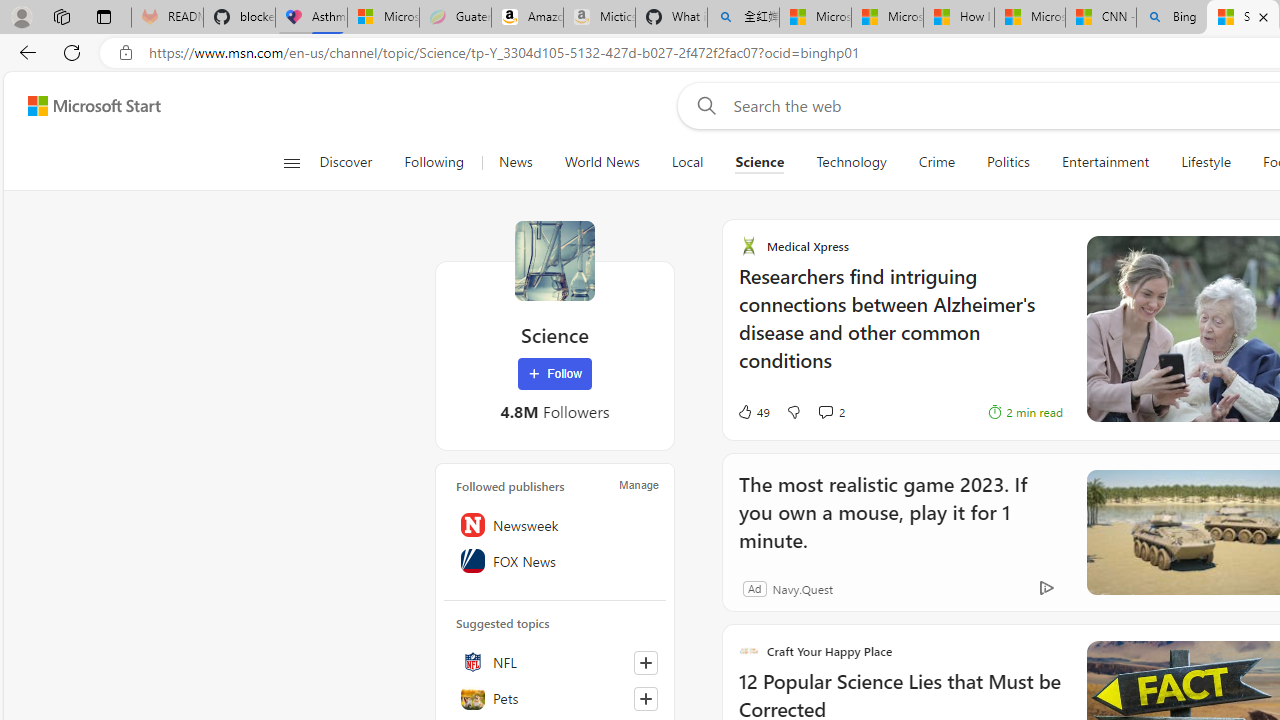  What do you see at coordinates (554, 374) in the screenshot?
I see `'Follow'` at bounding box center [554, 374].